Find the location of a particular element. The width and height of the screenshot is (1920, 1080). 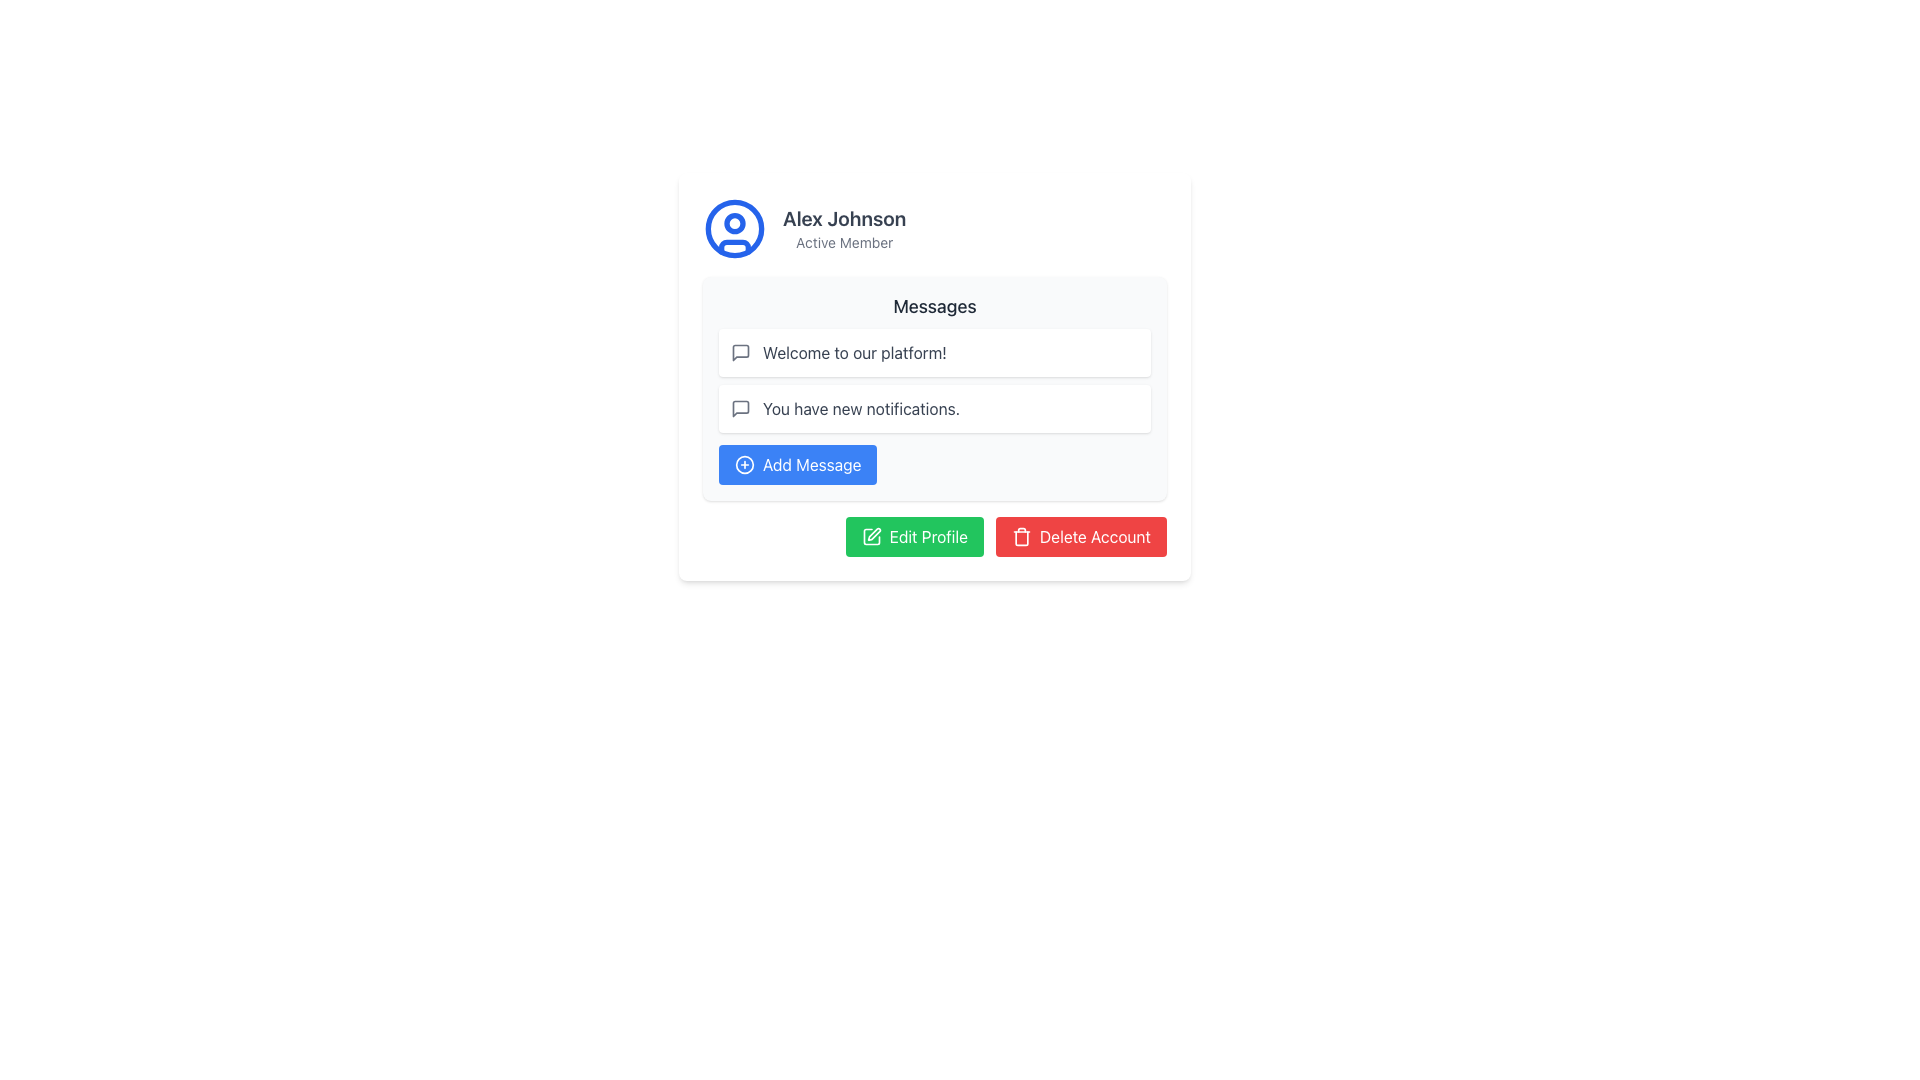

the static text element that displays 'Welcome to our platform!' which is styled in gray and located below the 'Messages' section header is located at coordinates (854, 352).